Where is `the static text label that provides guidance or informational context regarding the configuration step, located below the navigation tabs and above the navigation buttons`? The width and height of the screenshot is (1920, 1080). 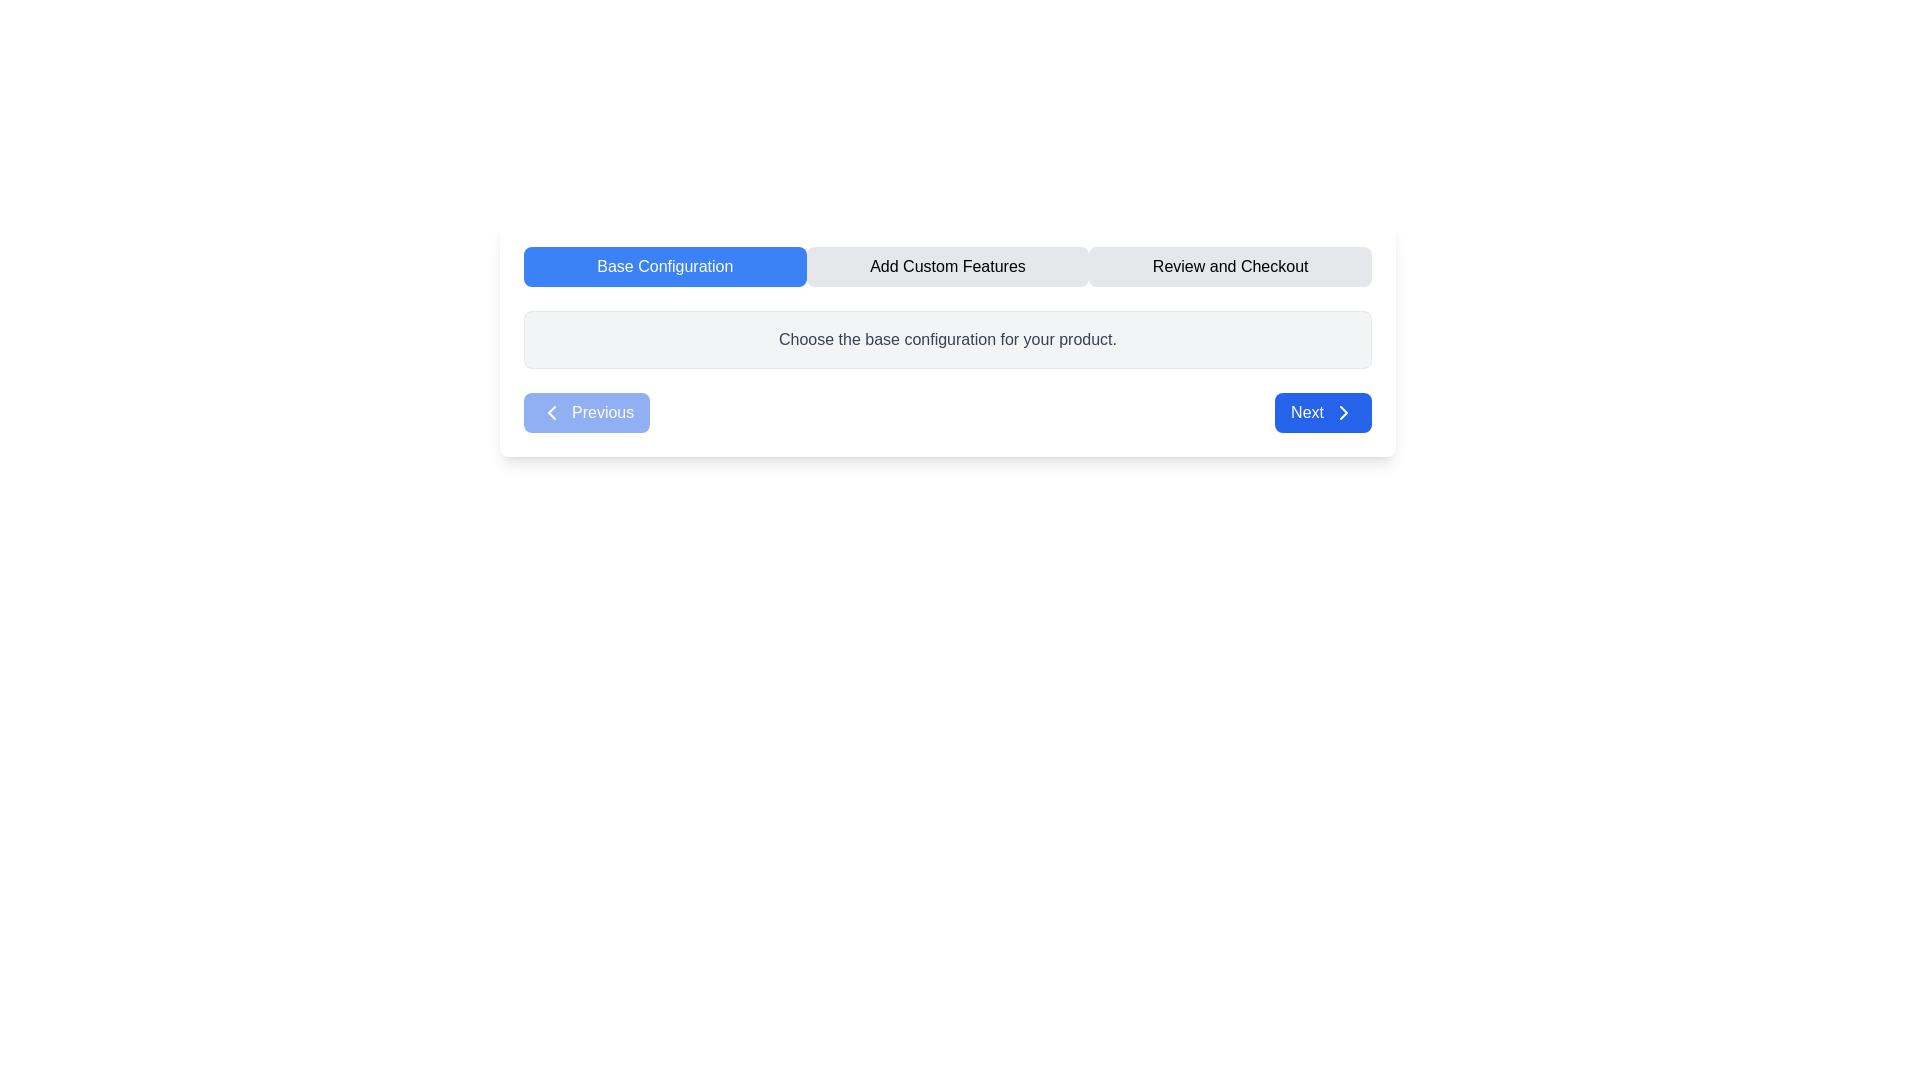
the static text label that provides guidance or informational context regarding the configuration step, located below the navigation tabs and above the navigation buttons is located at coordinates (947, 338).